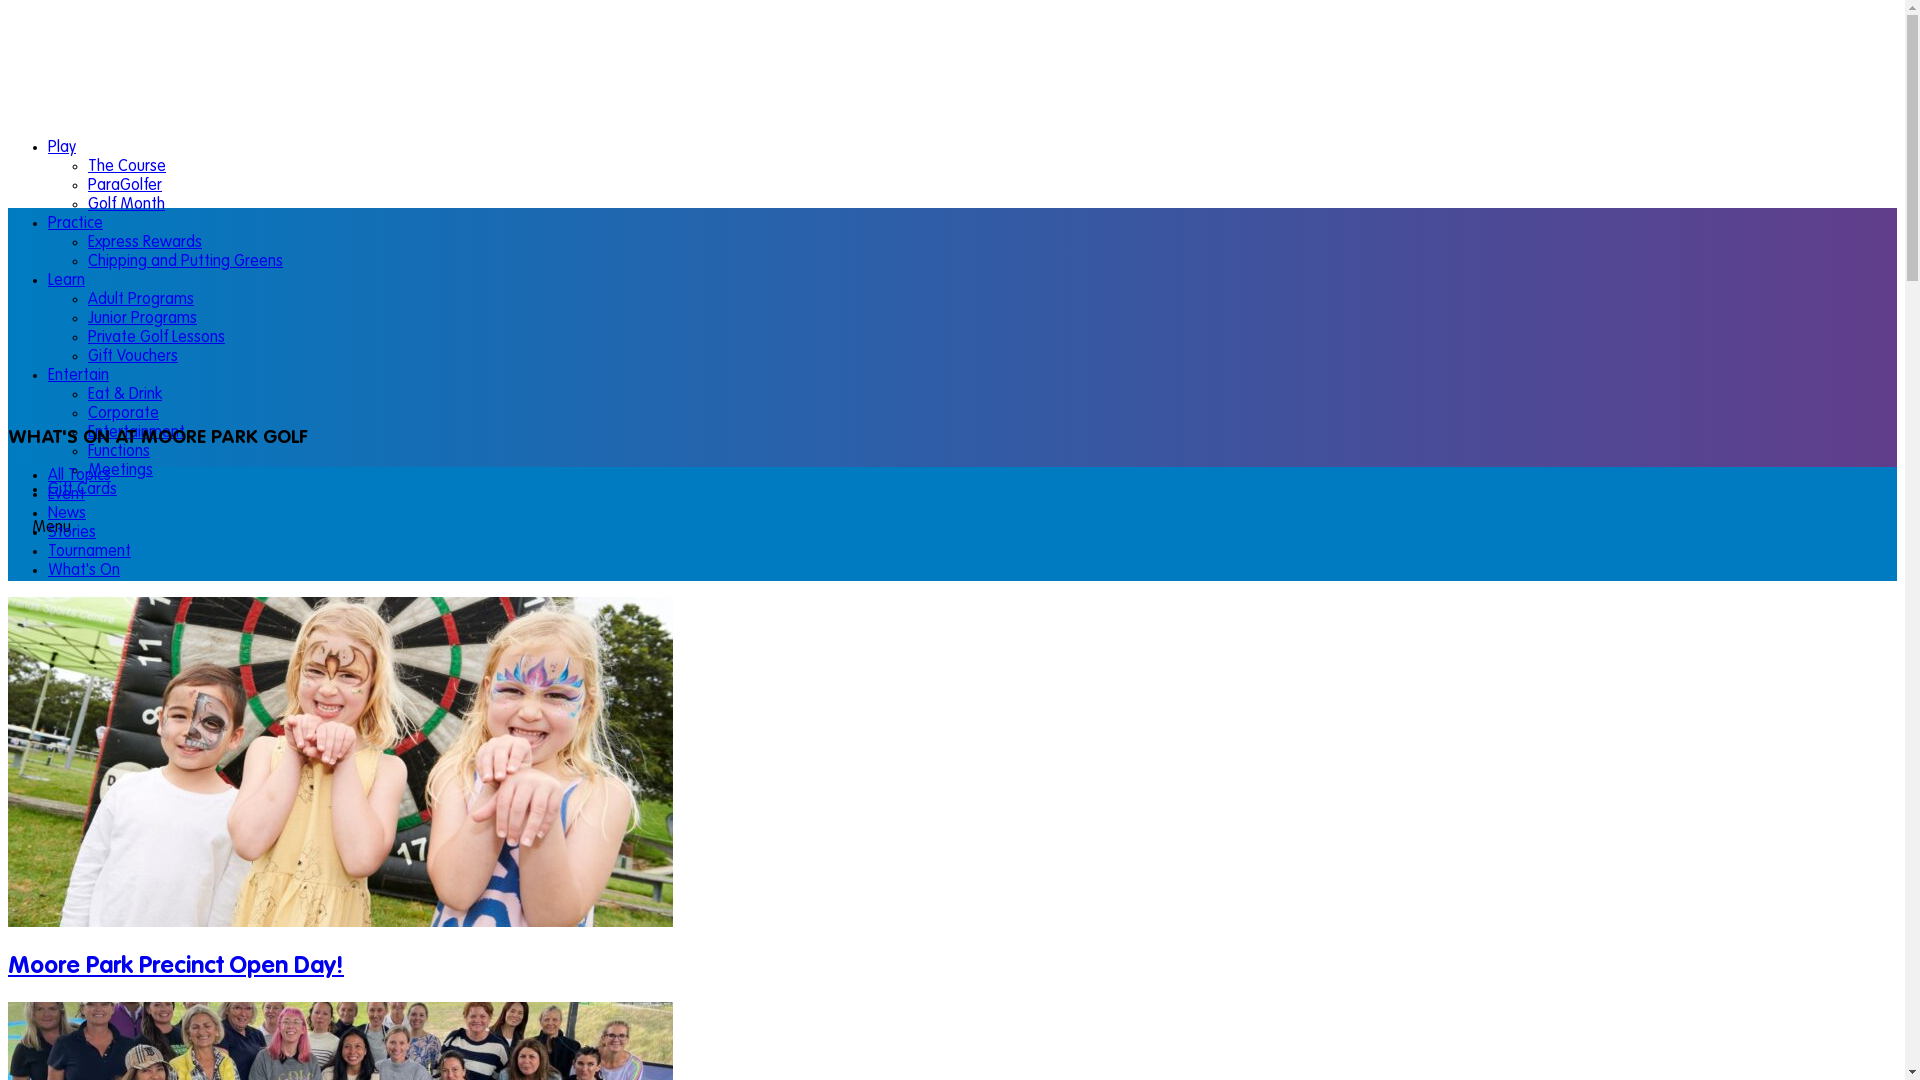 This screenshot has width=1920, height=1080. What do you see at coordinates (86, 337) in the screenshot?
I see `'Private Golf Lessons'` at bounding box center [86, 337].